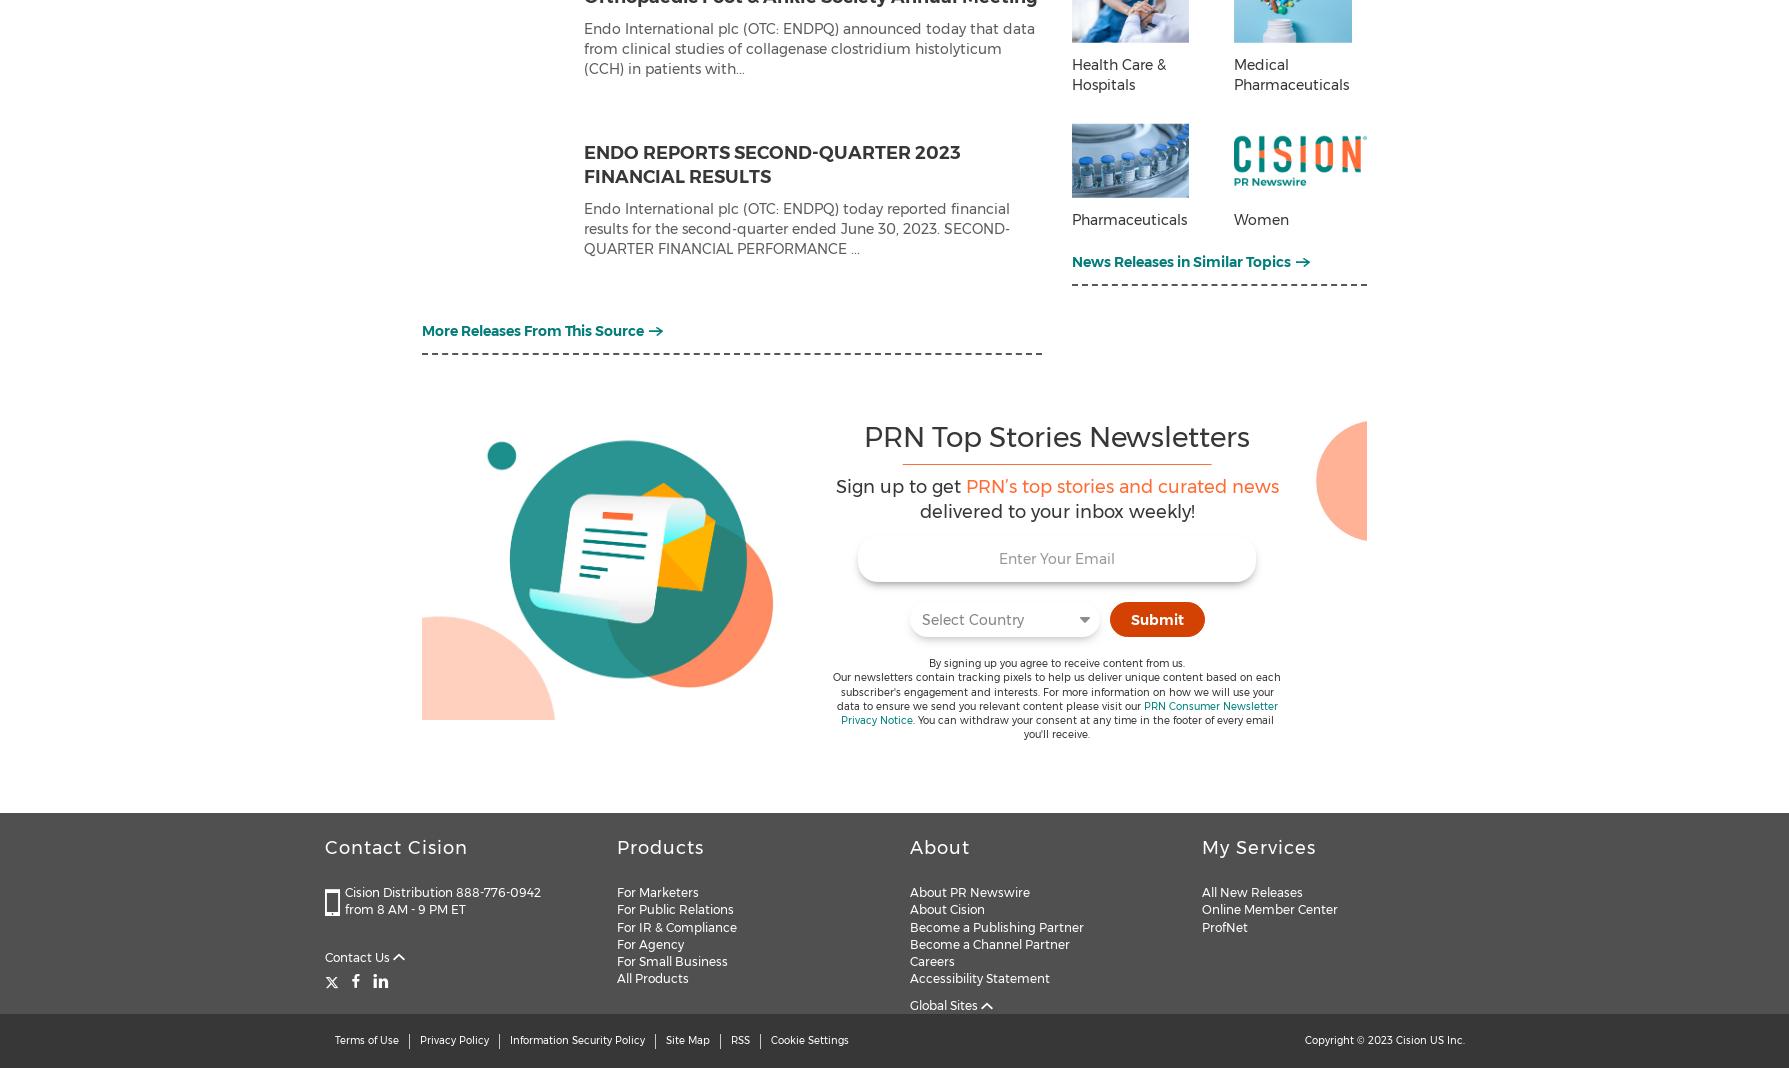 The width and height of the screenshot is (1789, 1068). What do you see at coordinates (1349, 1040) in the screenshot?
I see `'Copyright © 2023'` at bounding box center [1349, 1040].